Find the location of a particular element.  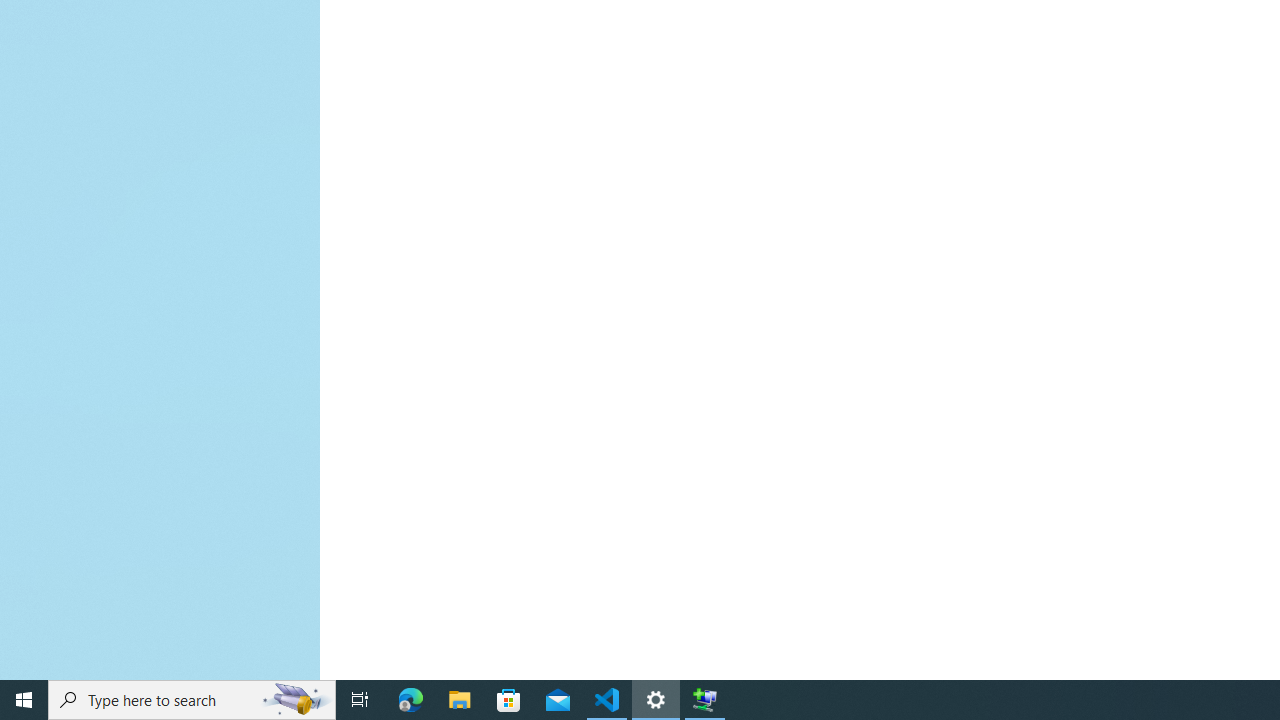

'Extensible Wizards Host Process - 1 running window' is located at coordinates (705, 698).